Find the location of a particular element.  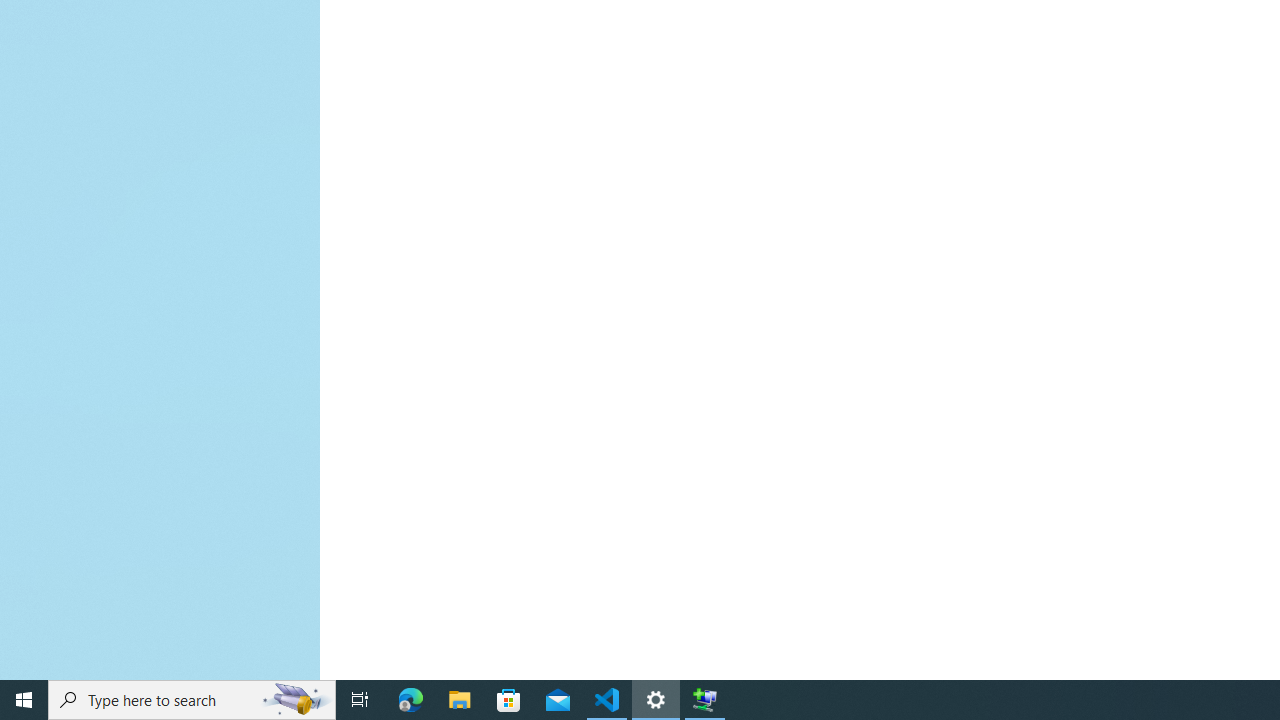

'Extensible Wizards Host Process - 1 running window' is located at coordinates (705, 698).